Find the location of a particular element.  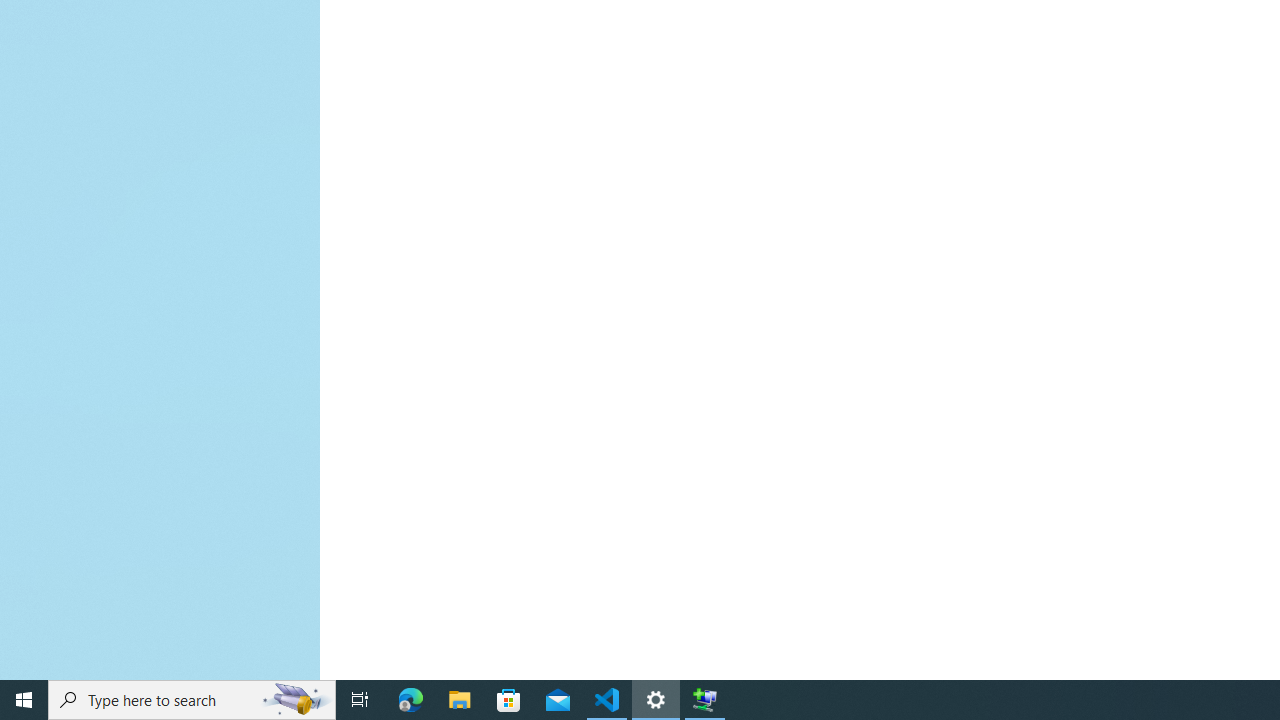

'Extensible Wizards Host Process - 1 running window' is located at coordinates (705, 698).